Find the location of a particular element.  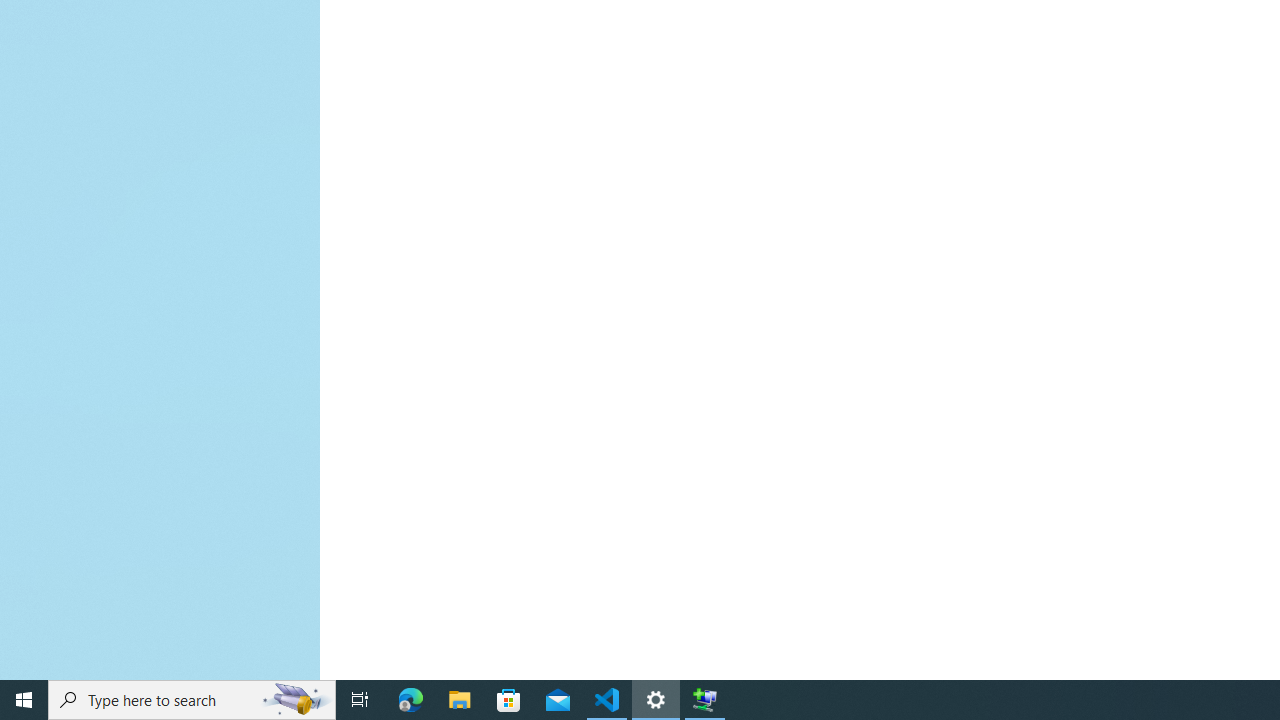

'Extensible Wizards Host Process - 1 running window' is located at coordinates (705, 698).